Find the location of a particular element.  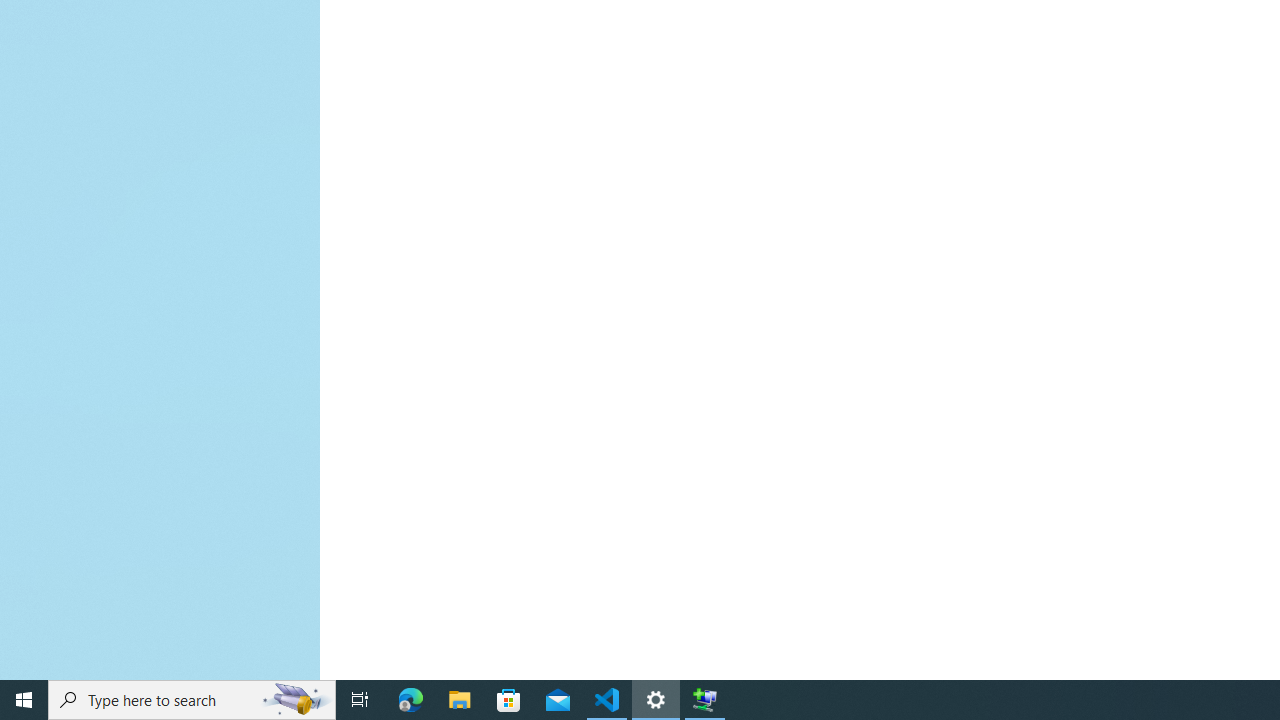

'Extensible Wizards Host Process - 1 running window' is located at coordinates (705, 698).